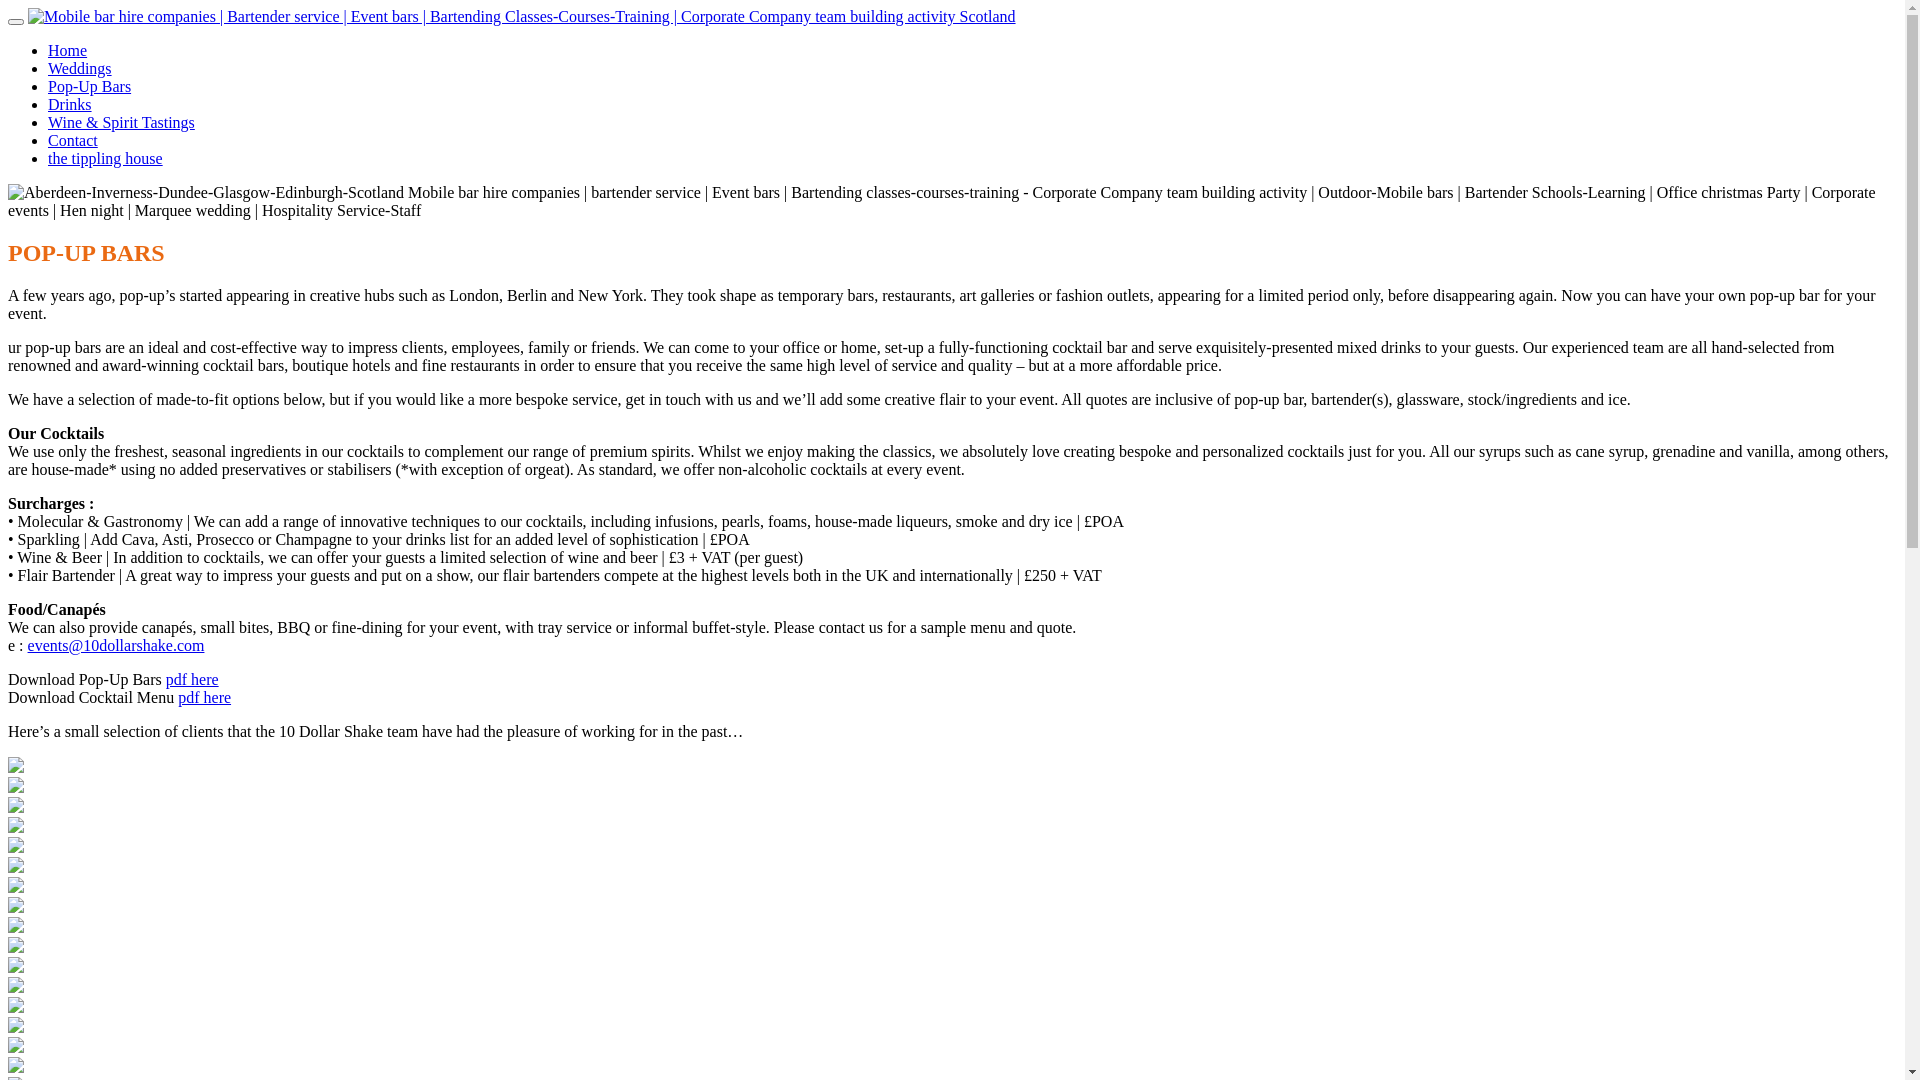  What do you see at coordinates (104, 157) in the screenshot?
I see `'the tippling house'` at bounding box center [104, 157].